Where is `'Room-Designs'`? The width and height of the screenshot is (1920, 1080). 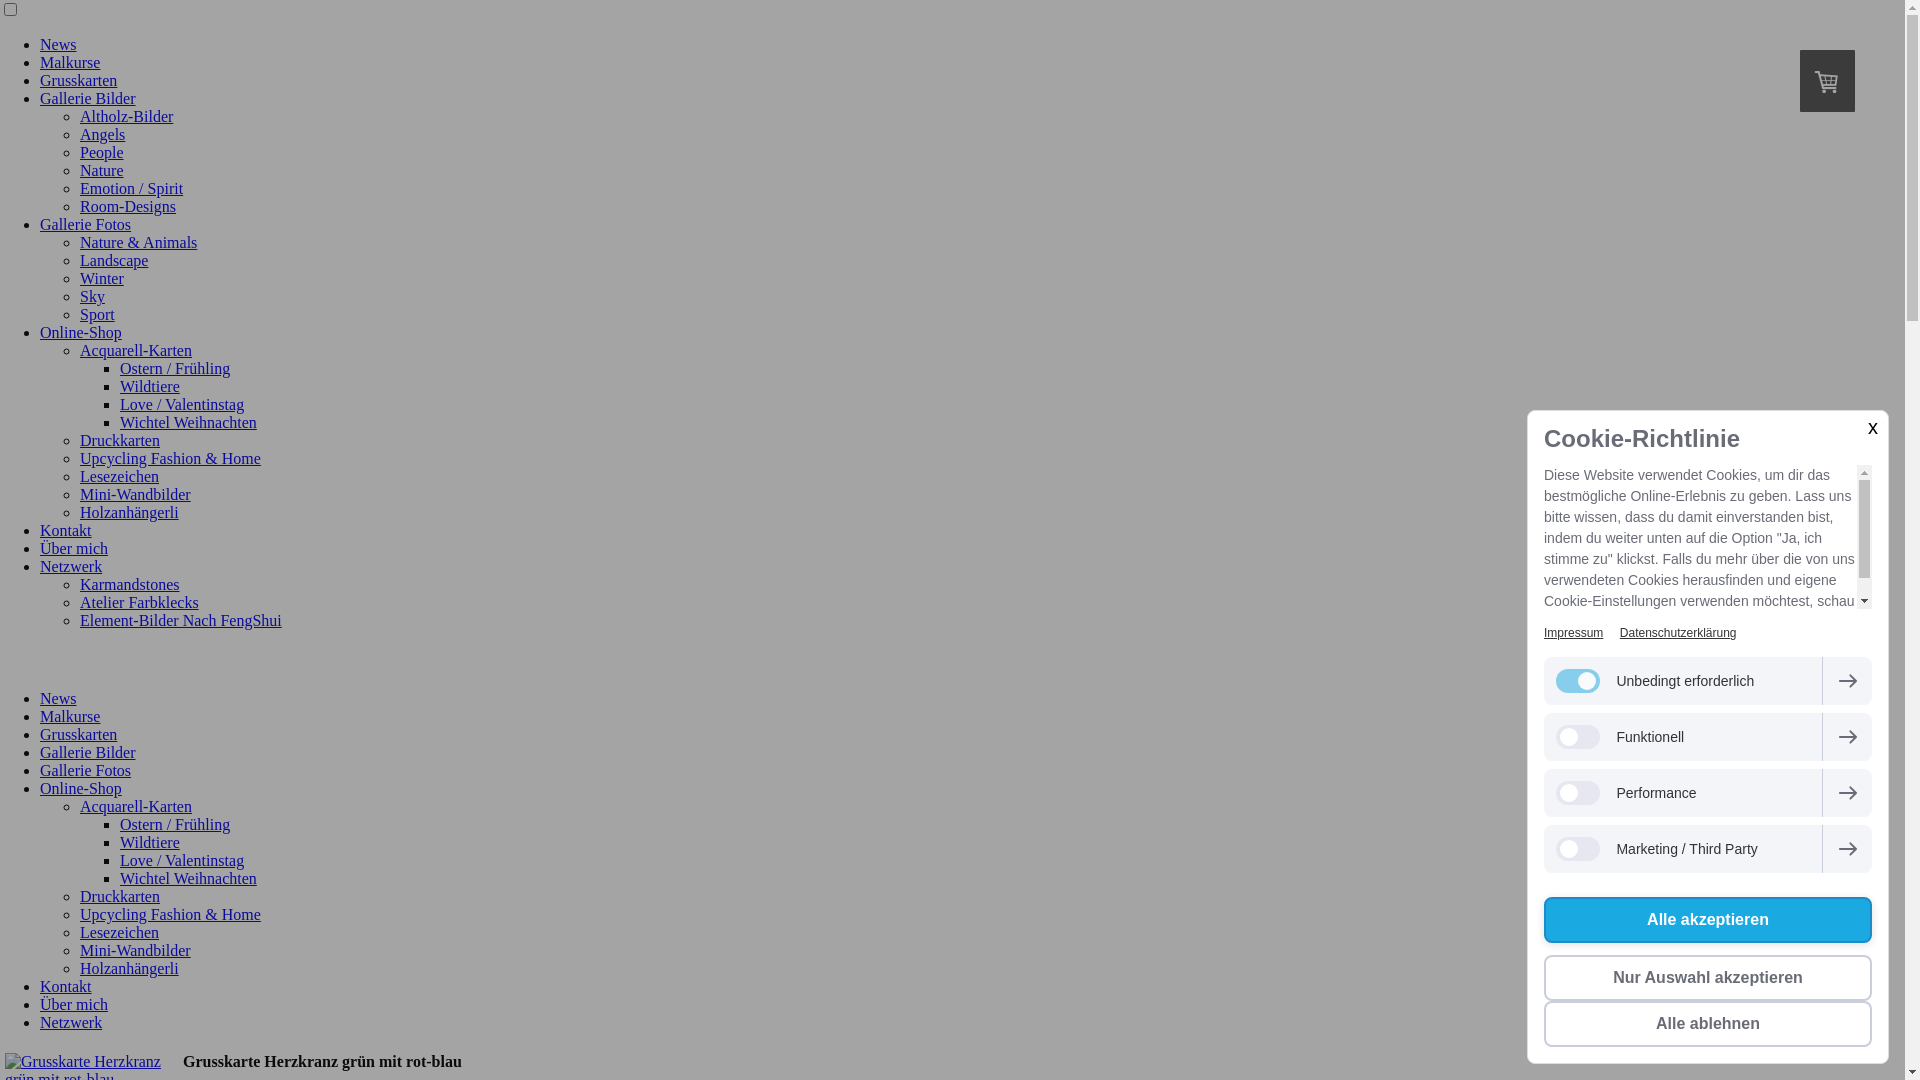 'Room-Designs' is located at coordinates (127, 206).